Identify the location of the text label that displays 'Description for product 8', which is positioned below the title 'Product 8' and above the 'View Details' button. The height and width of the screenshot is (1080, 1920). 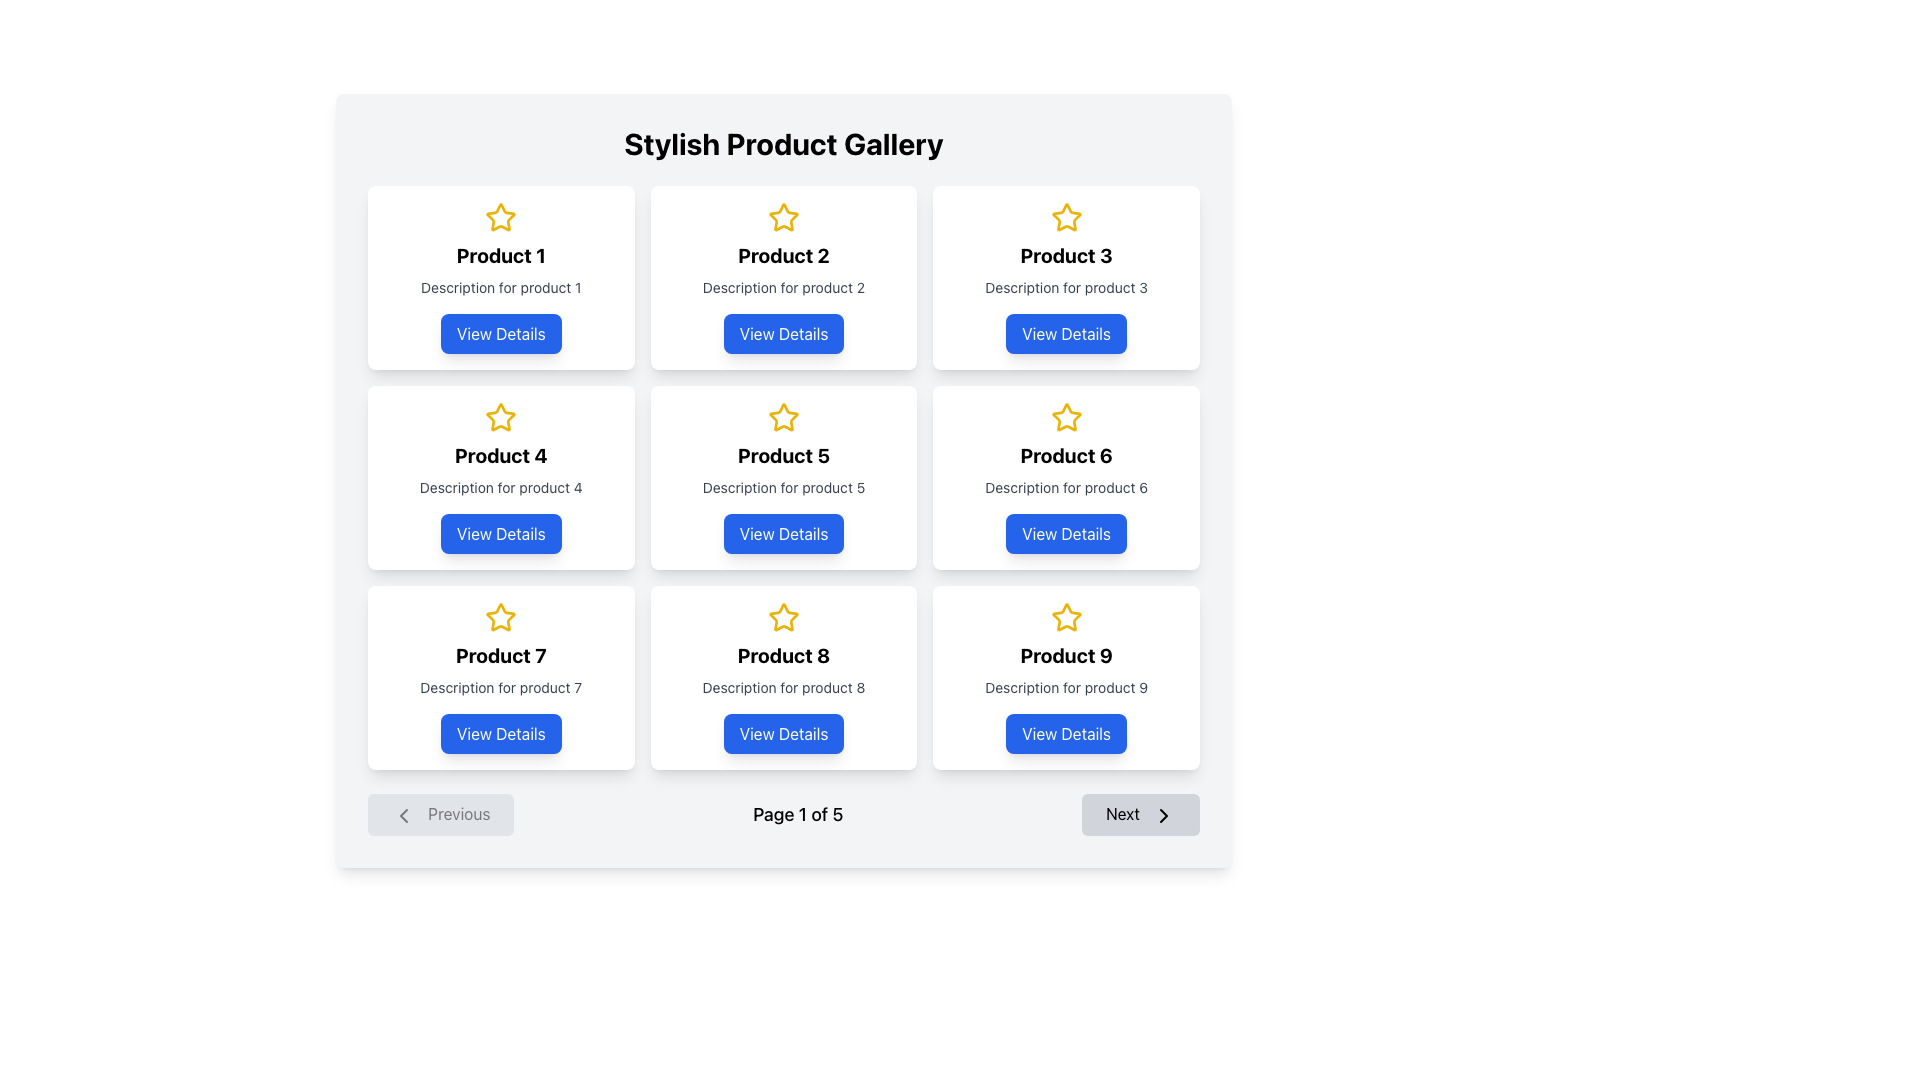
(782, 686).